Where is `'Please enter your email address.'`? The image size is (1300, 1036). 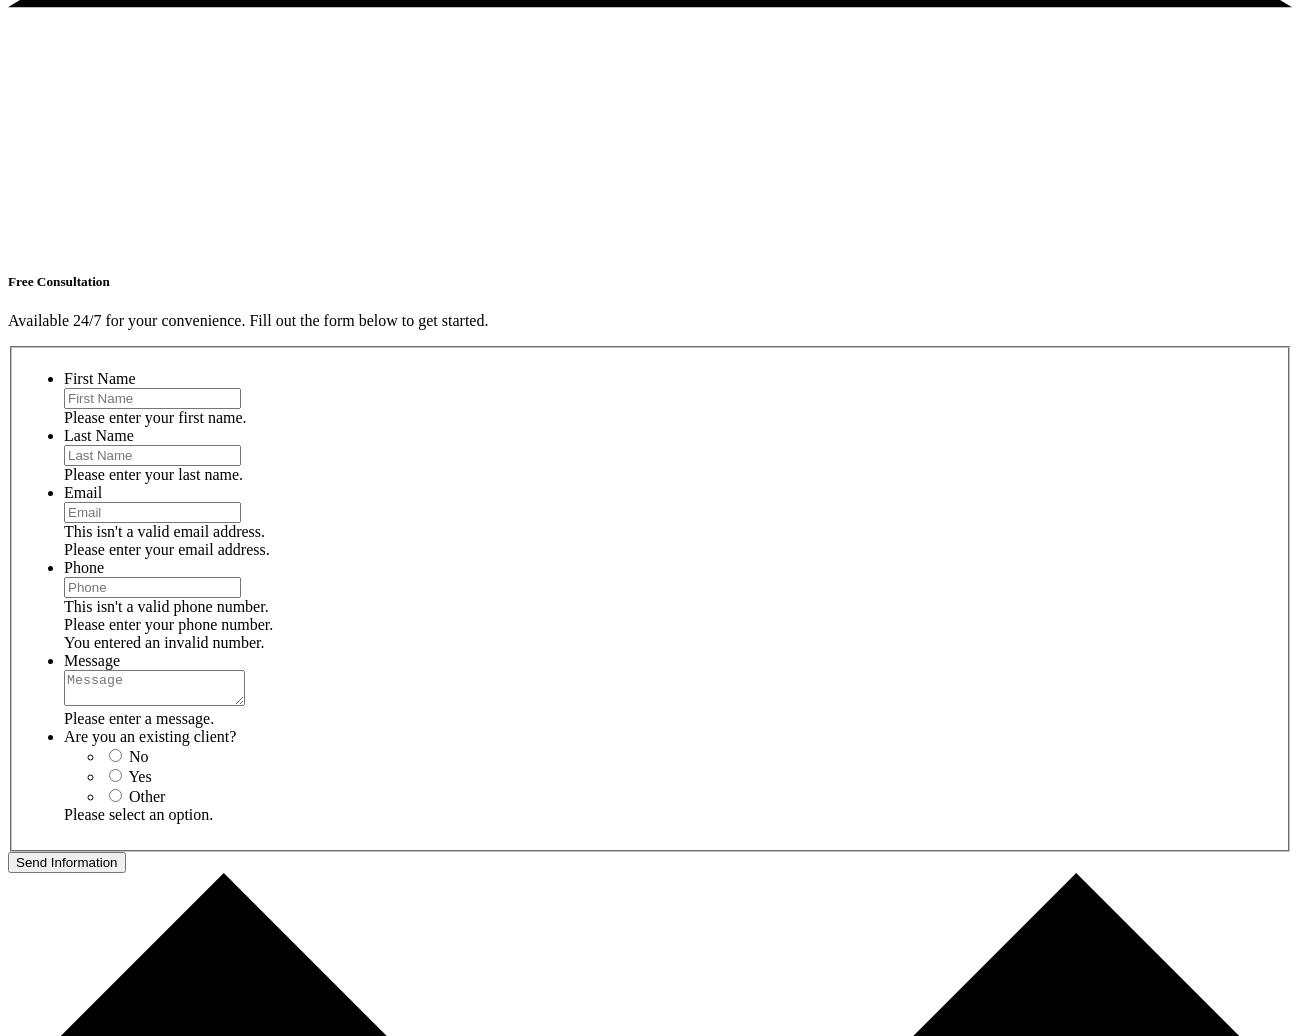 'Please enter your email address.' is located at coordinates (166, 548).